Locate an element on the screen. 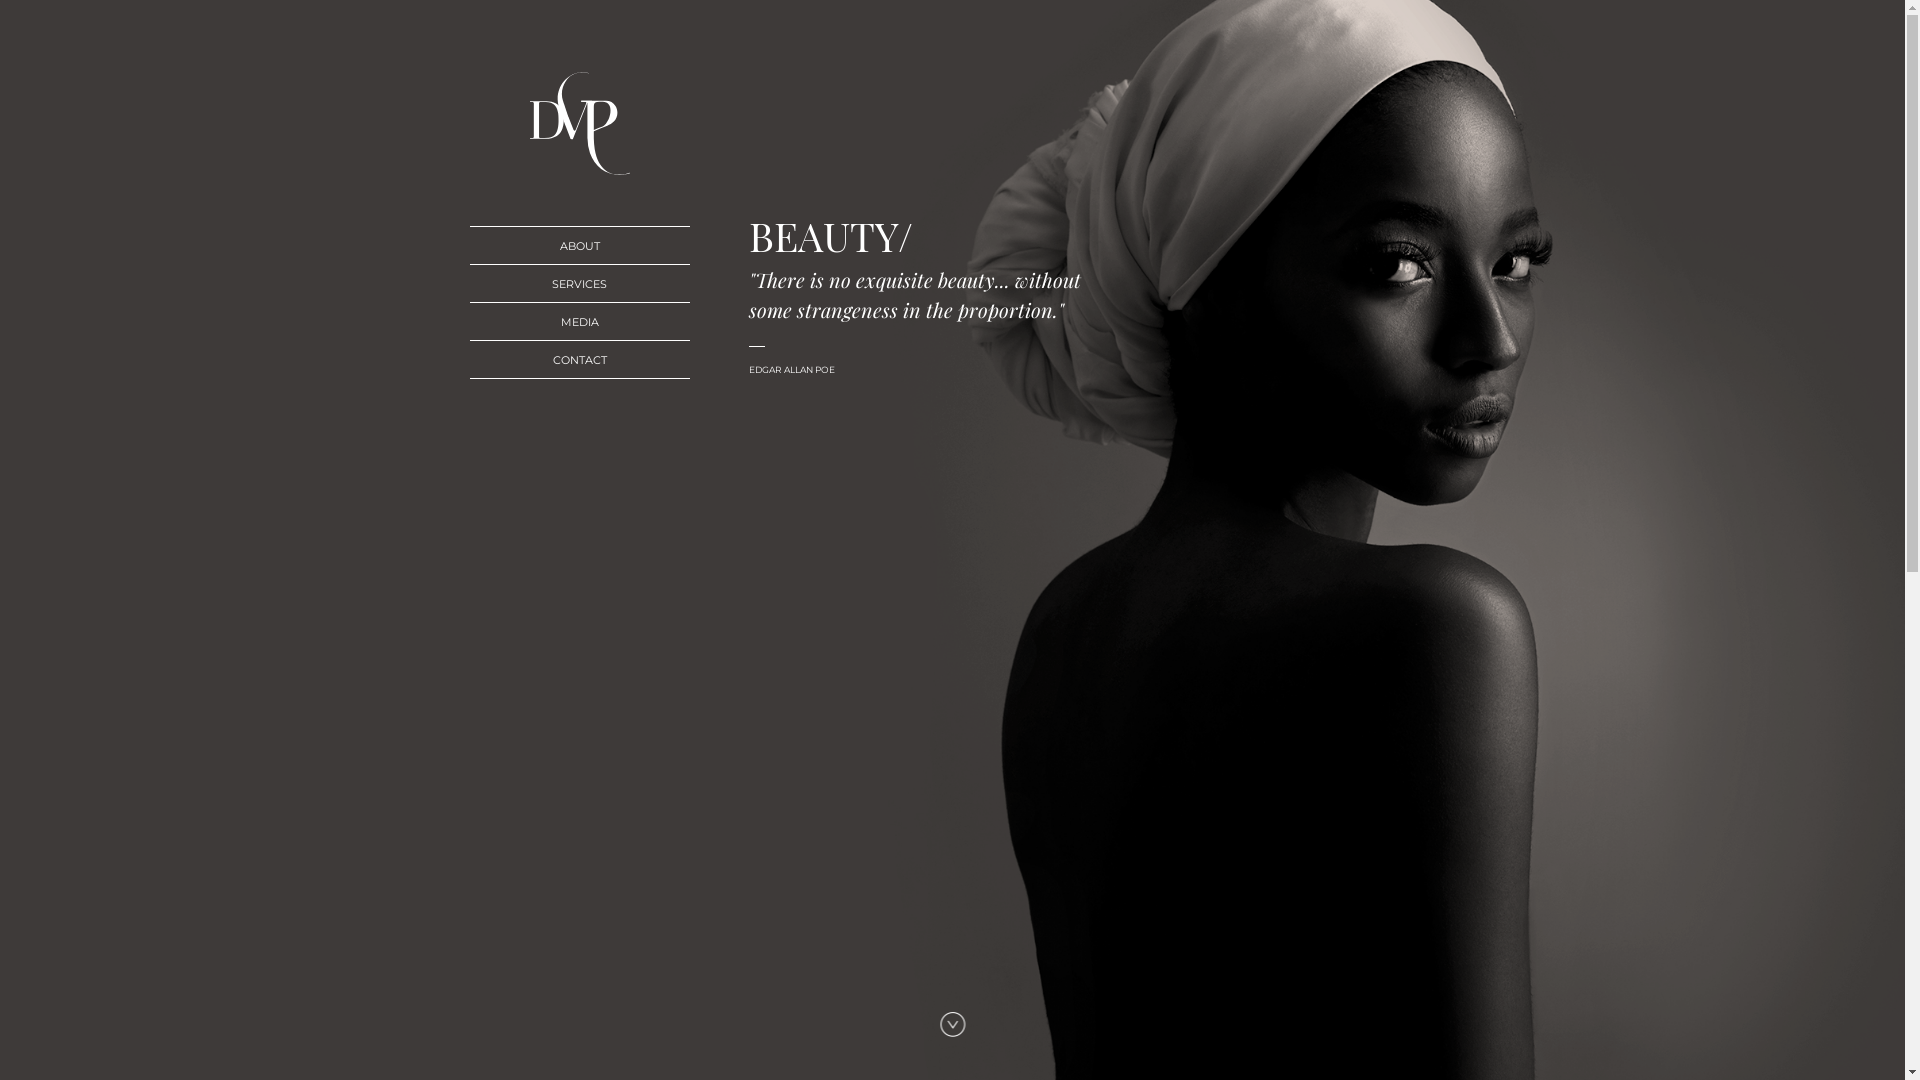 Image resolution: width=1920 pixels, height=1080 pixels. 'ABOUT' is located at coordinates (579, 244).